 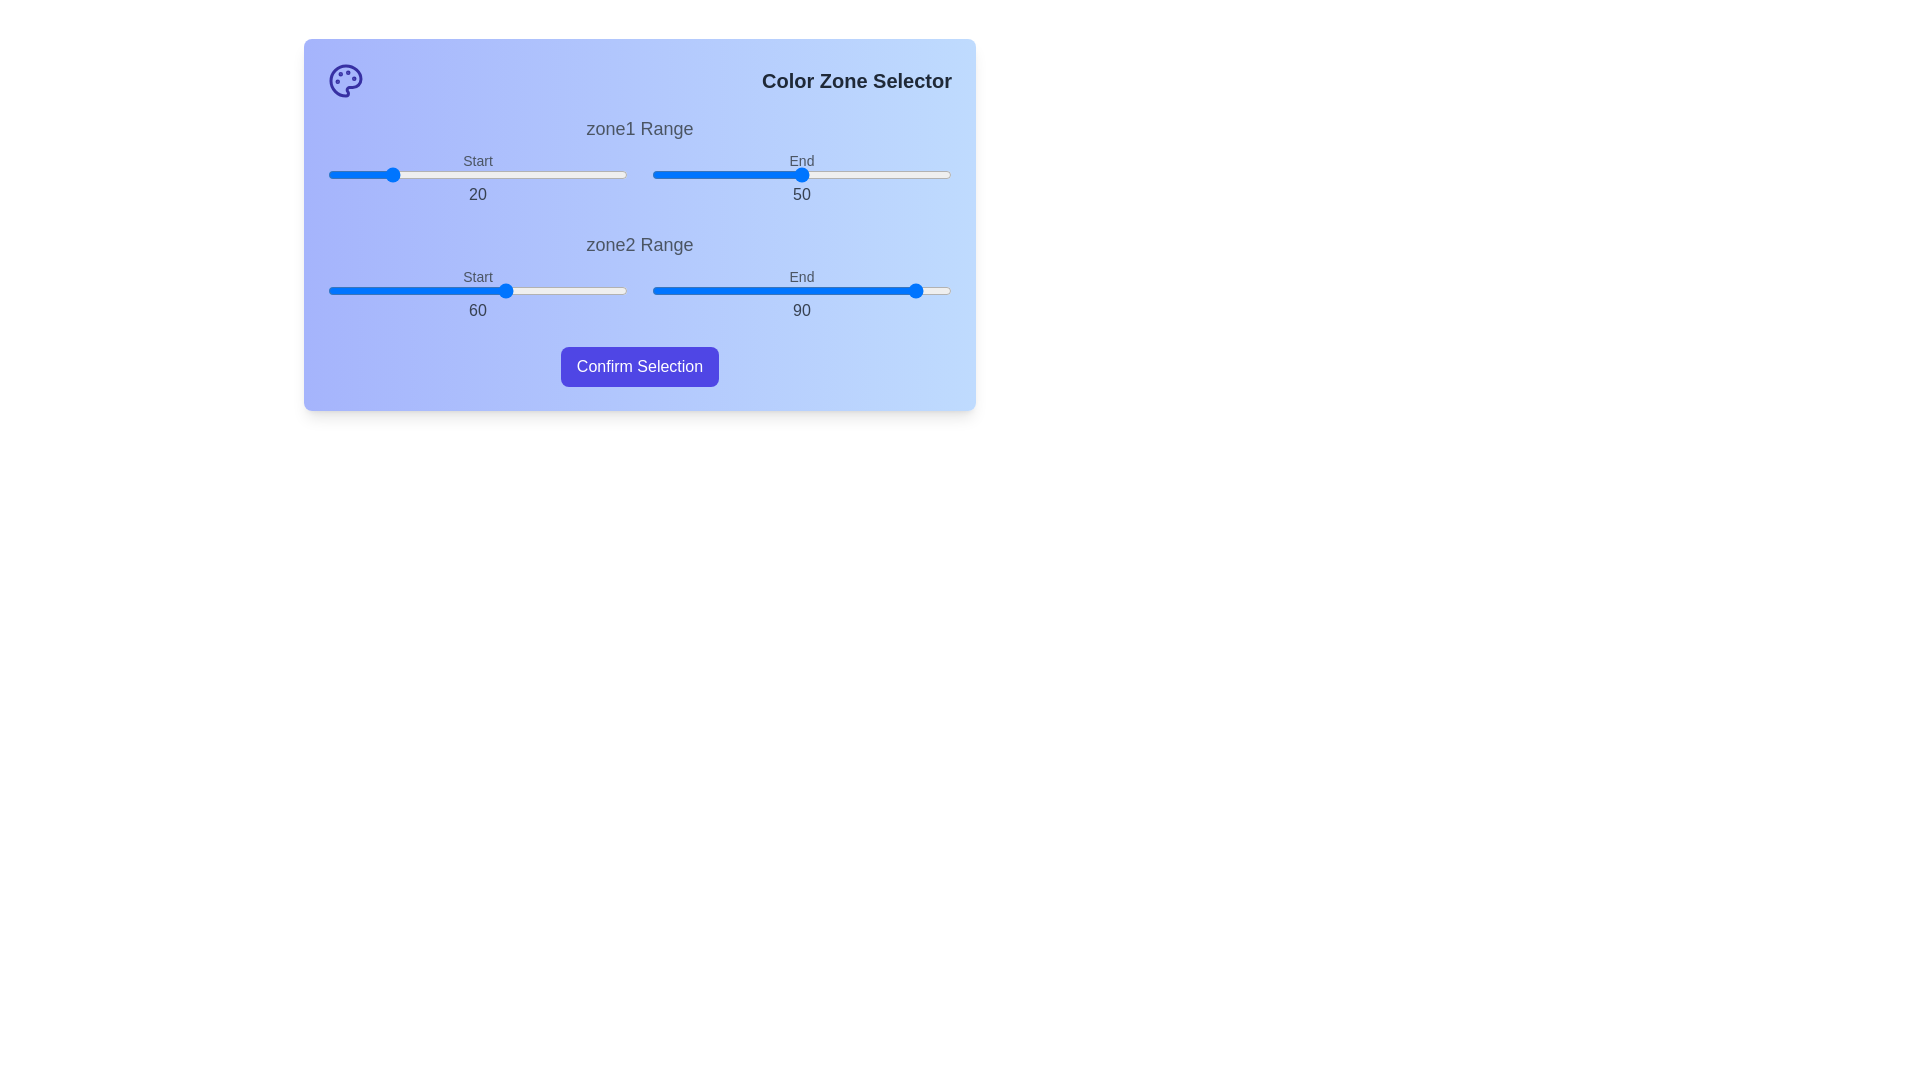 What do you see at coordinates (334, 173) in the screenshot?
I see `the start range slider for zone1 to 2` at bounding box center [334, 173].